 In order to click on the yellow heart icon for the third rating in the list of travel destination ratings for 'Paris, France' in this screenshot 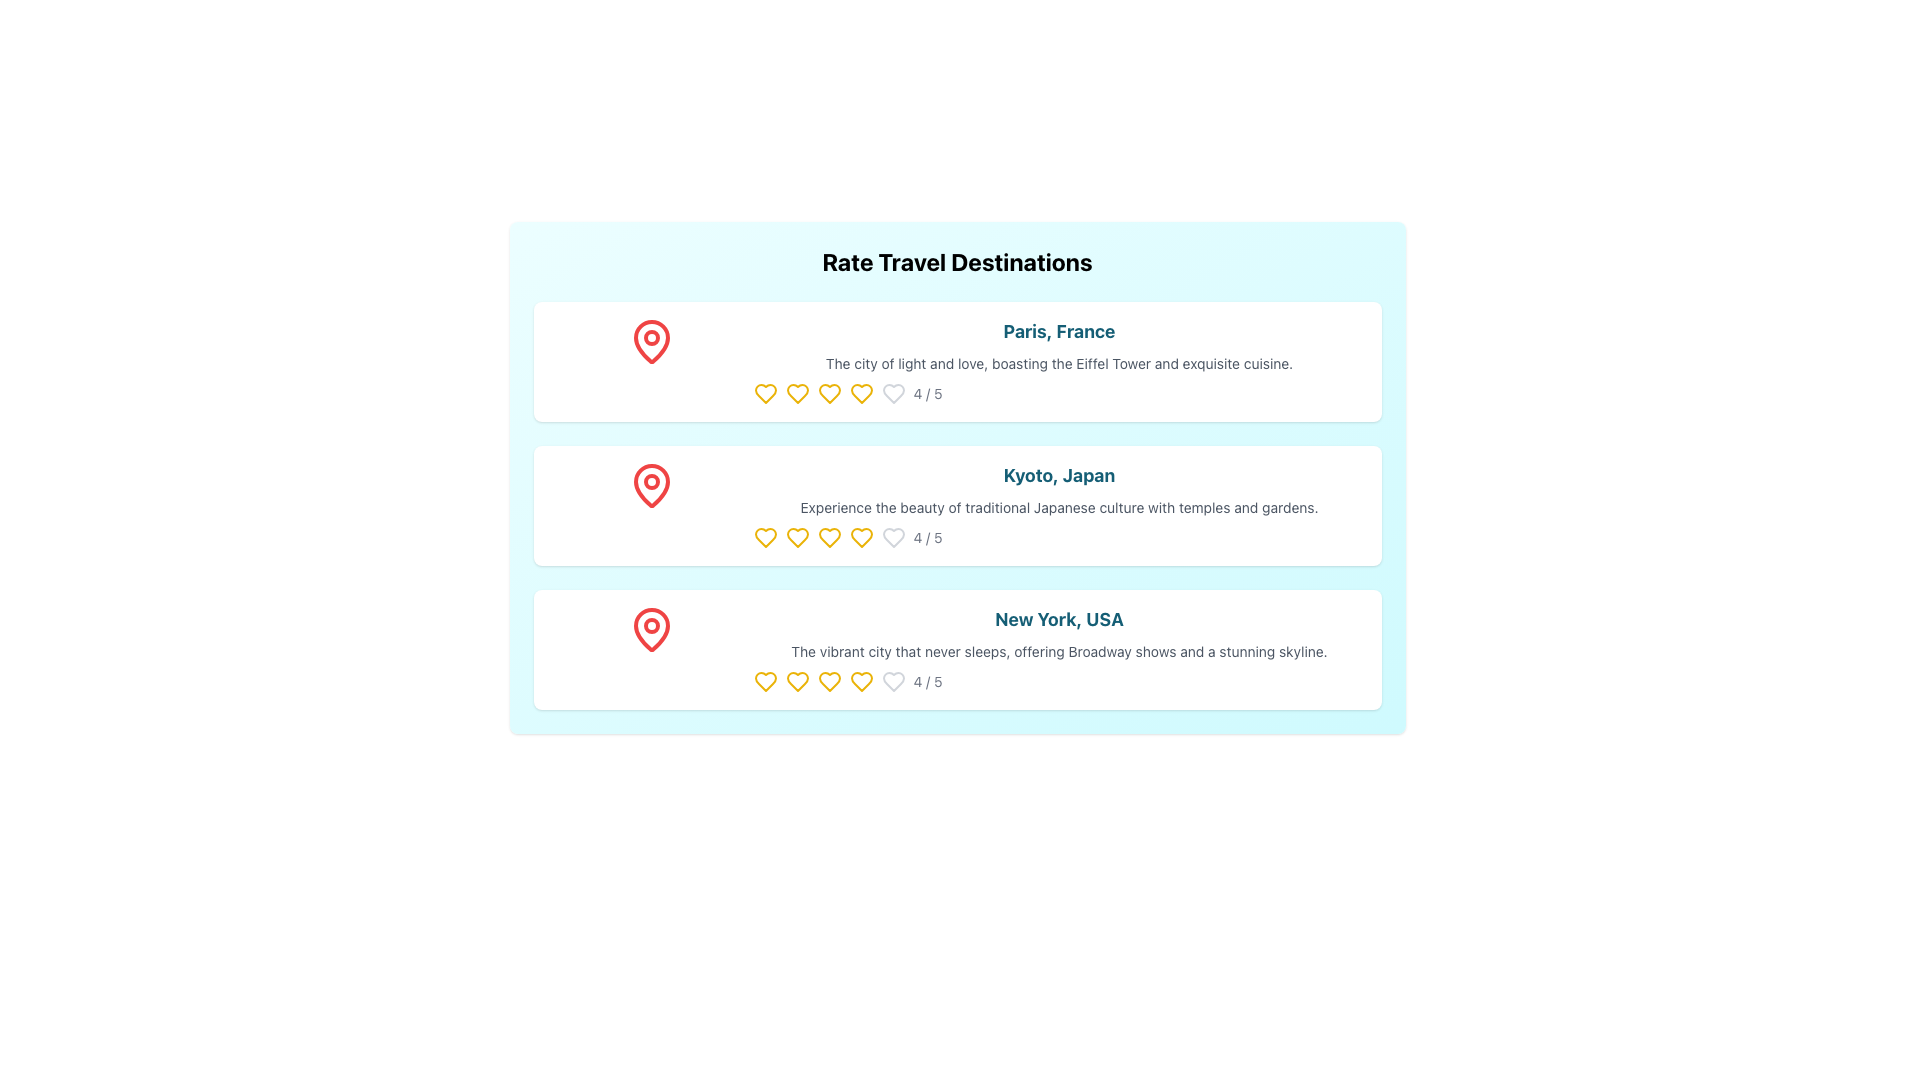, I will do `click(829, 393)`.